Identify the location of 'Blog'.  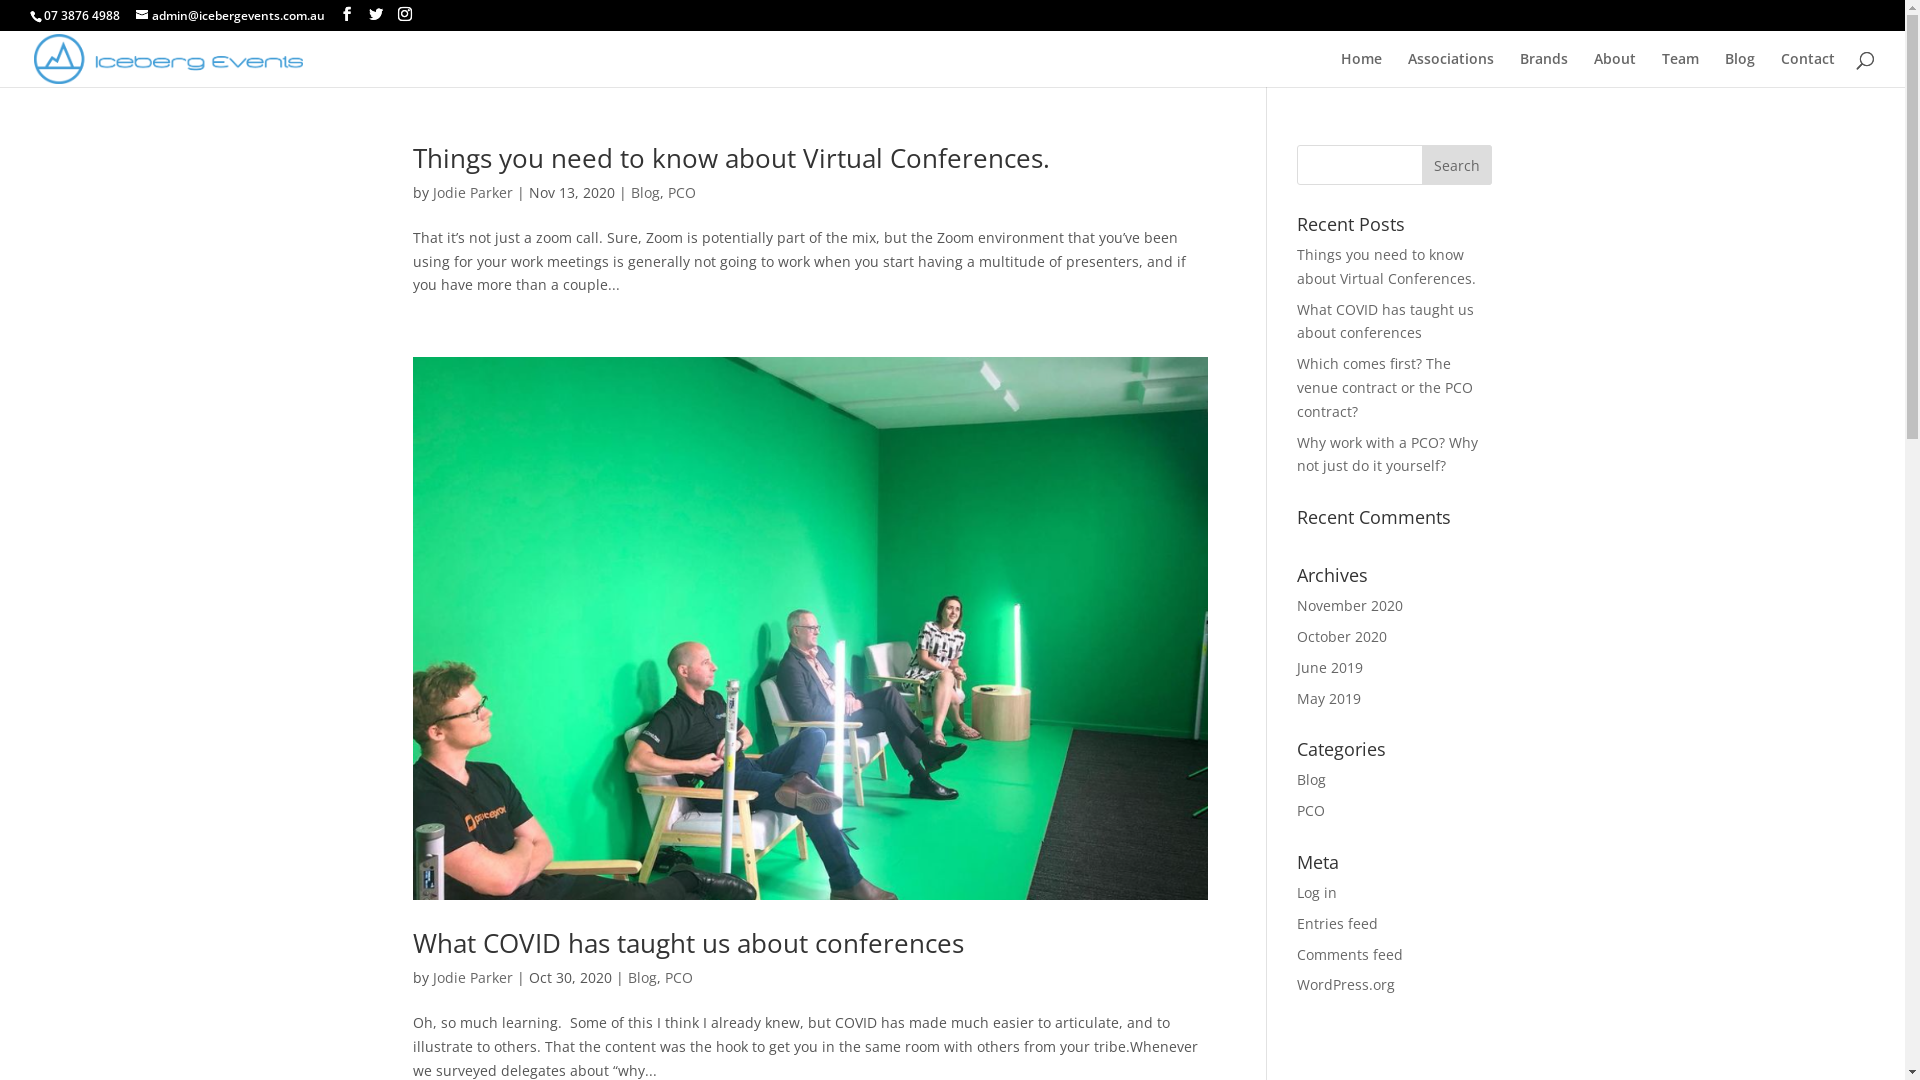
(1738, 68).